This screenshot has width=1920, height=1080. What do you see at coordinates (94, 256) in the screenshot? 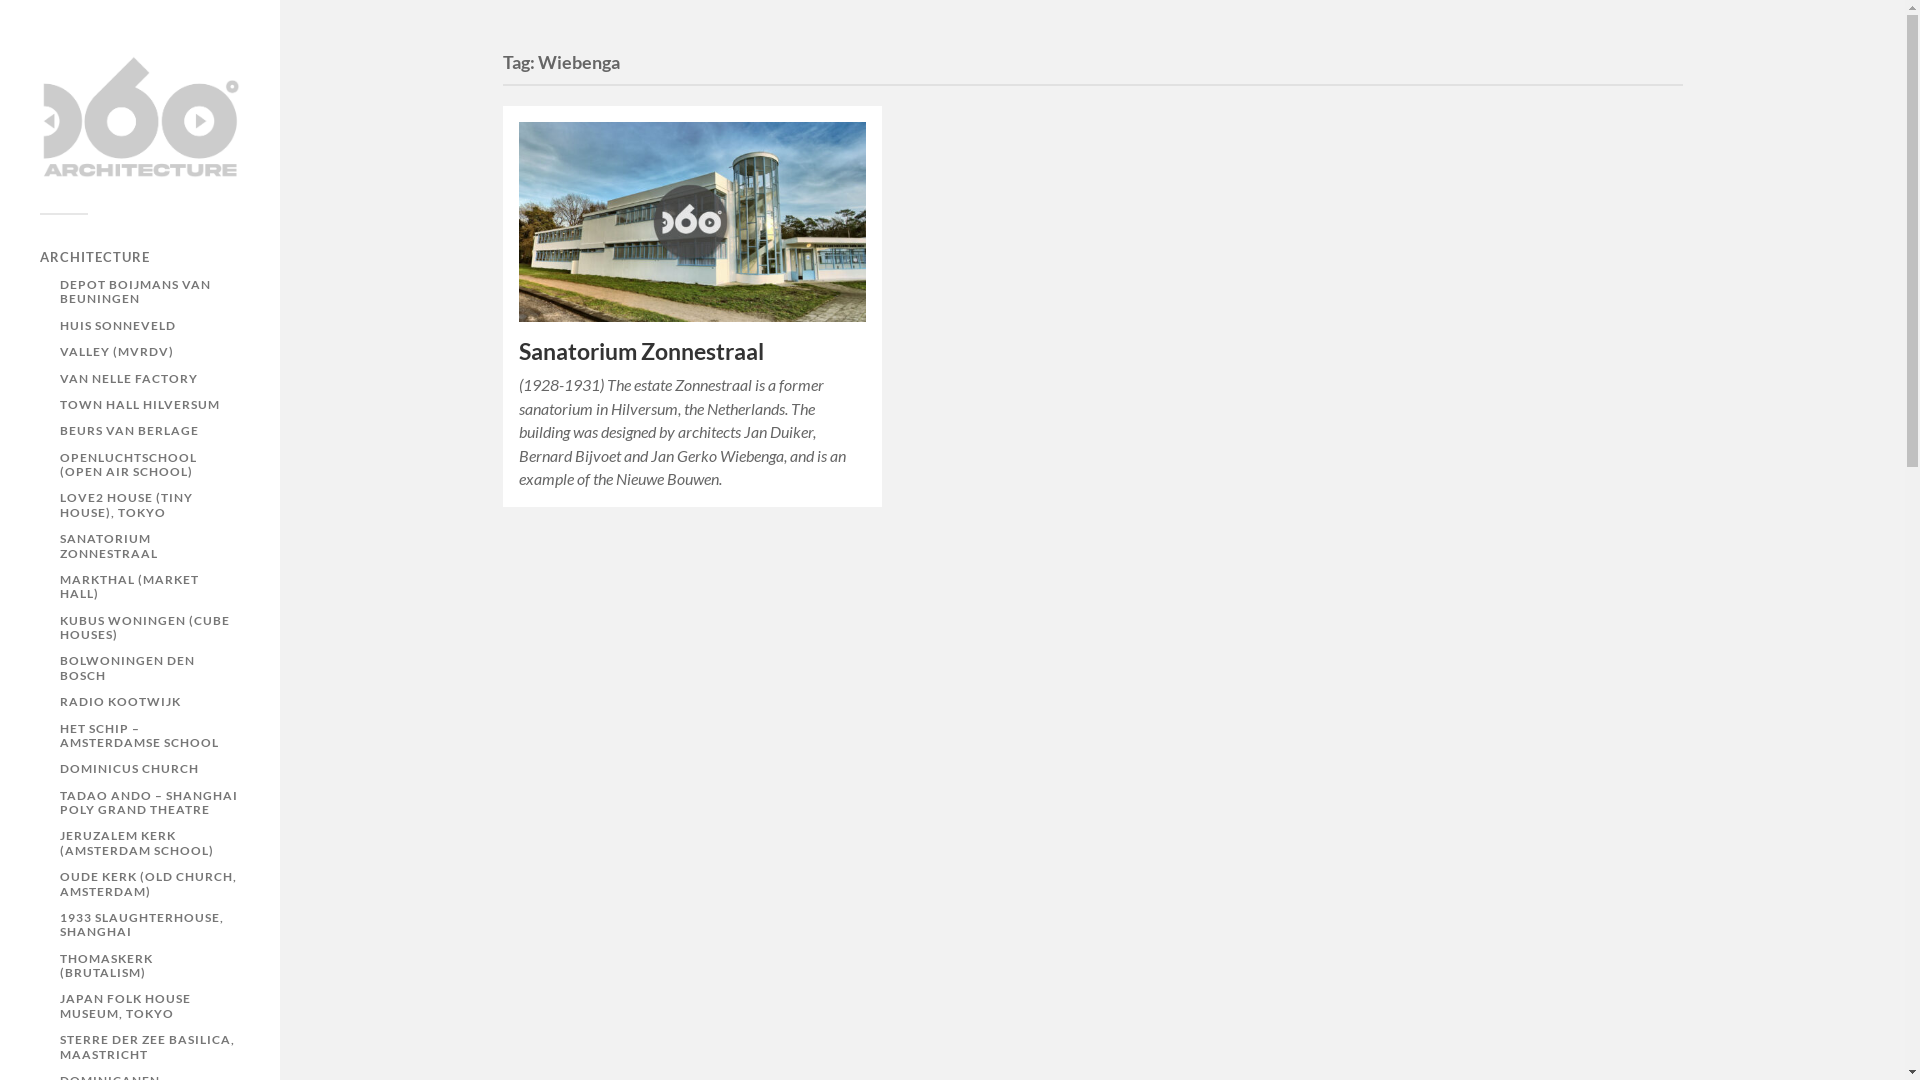
I see `'ARCHITECTURE'` at bounding box center [94, 256].